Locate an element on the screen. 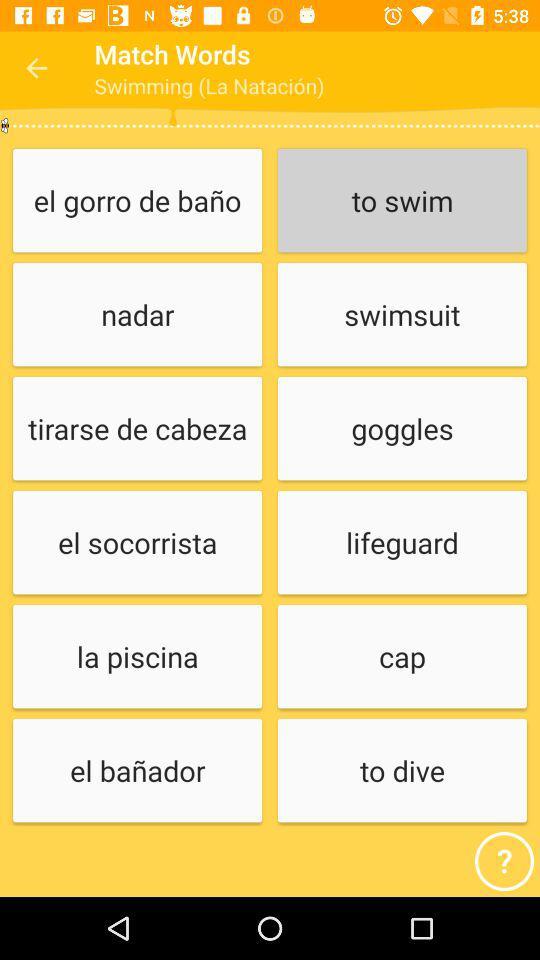  item above the nadar is located at coordinates (136, 201).